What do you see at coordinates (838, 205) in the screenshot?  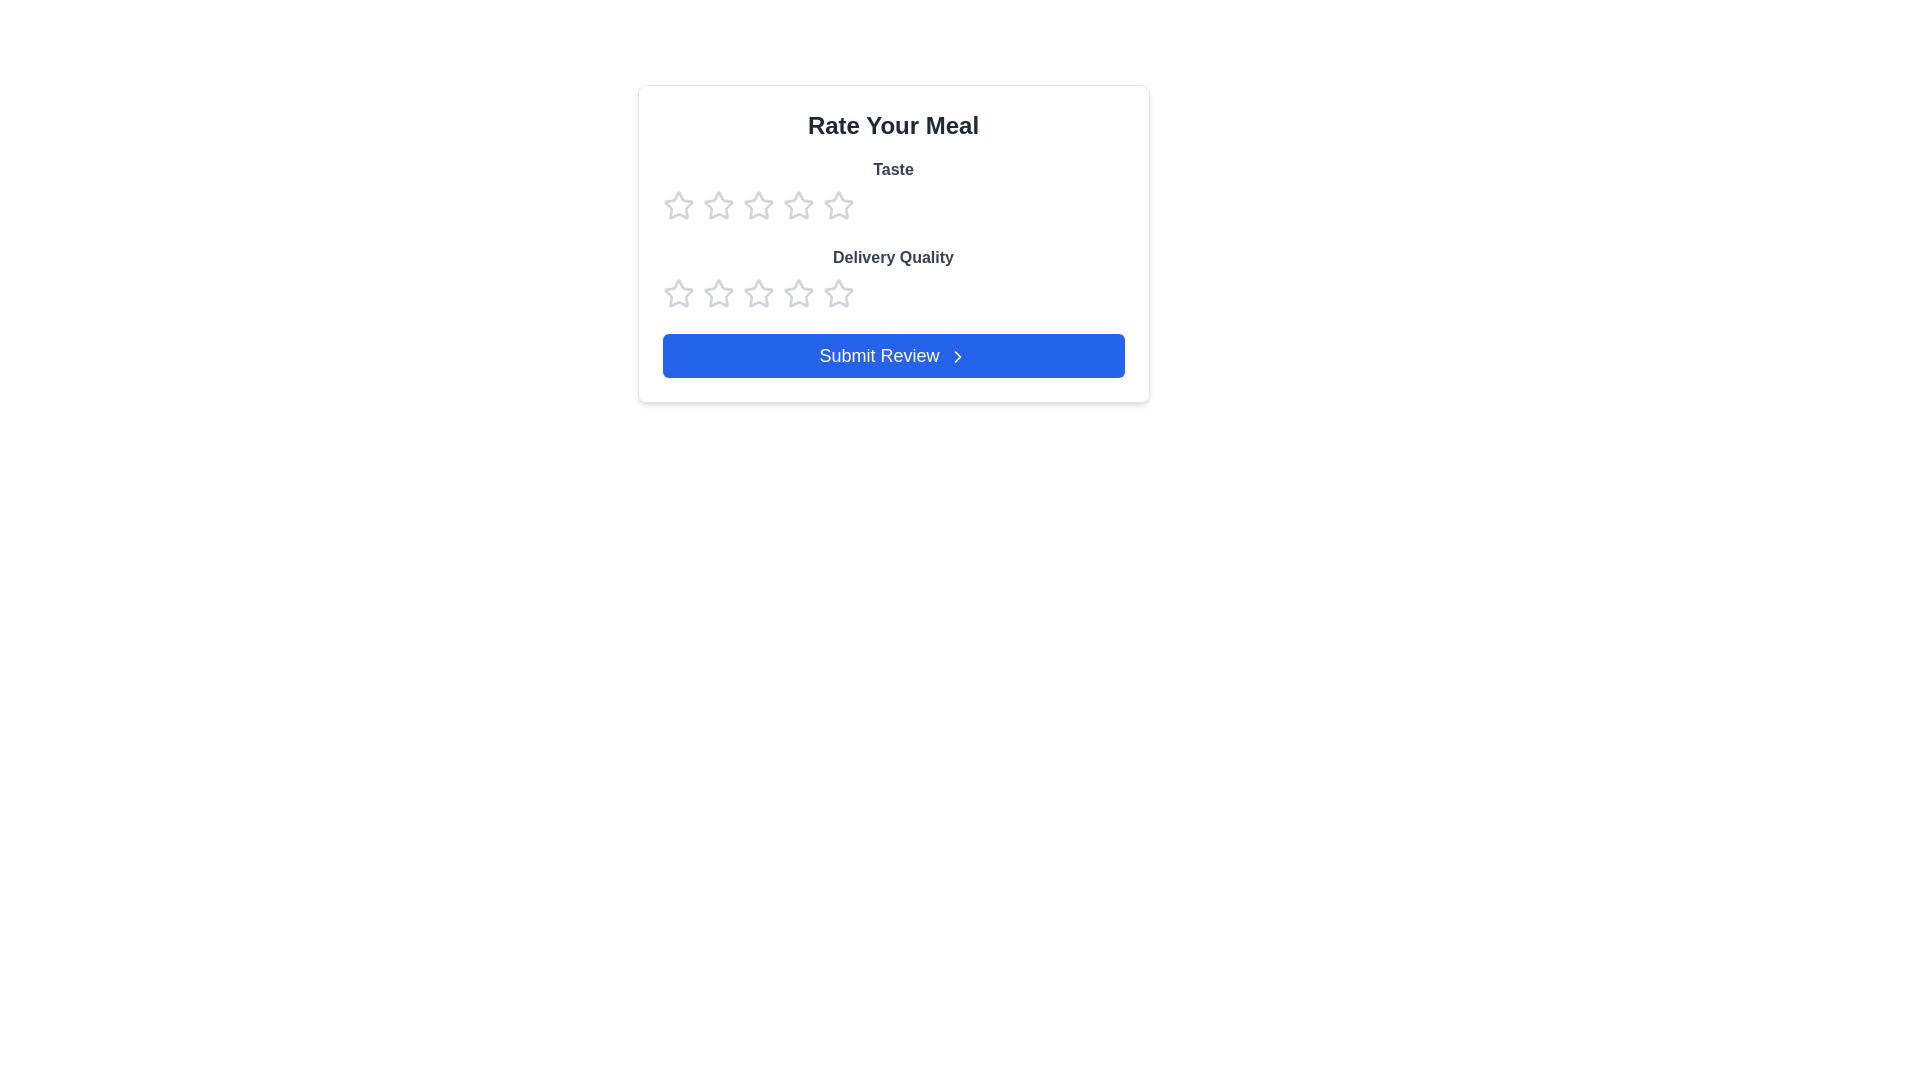 I see `the second star icon in the rating row under the 'Taste' label` at bounding box center [838, 205].